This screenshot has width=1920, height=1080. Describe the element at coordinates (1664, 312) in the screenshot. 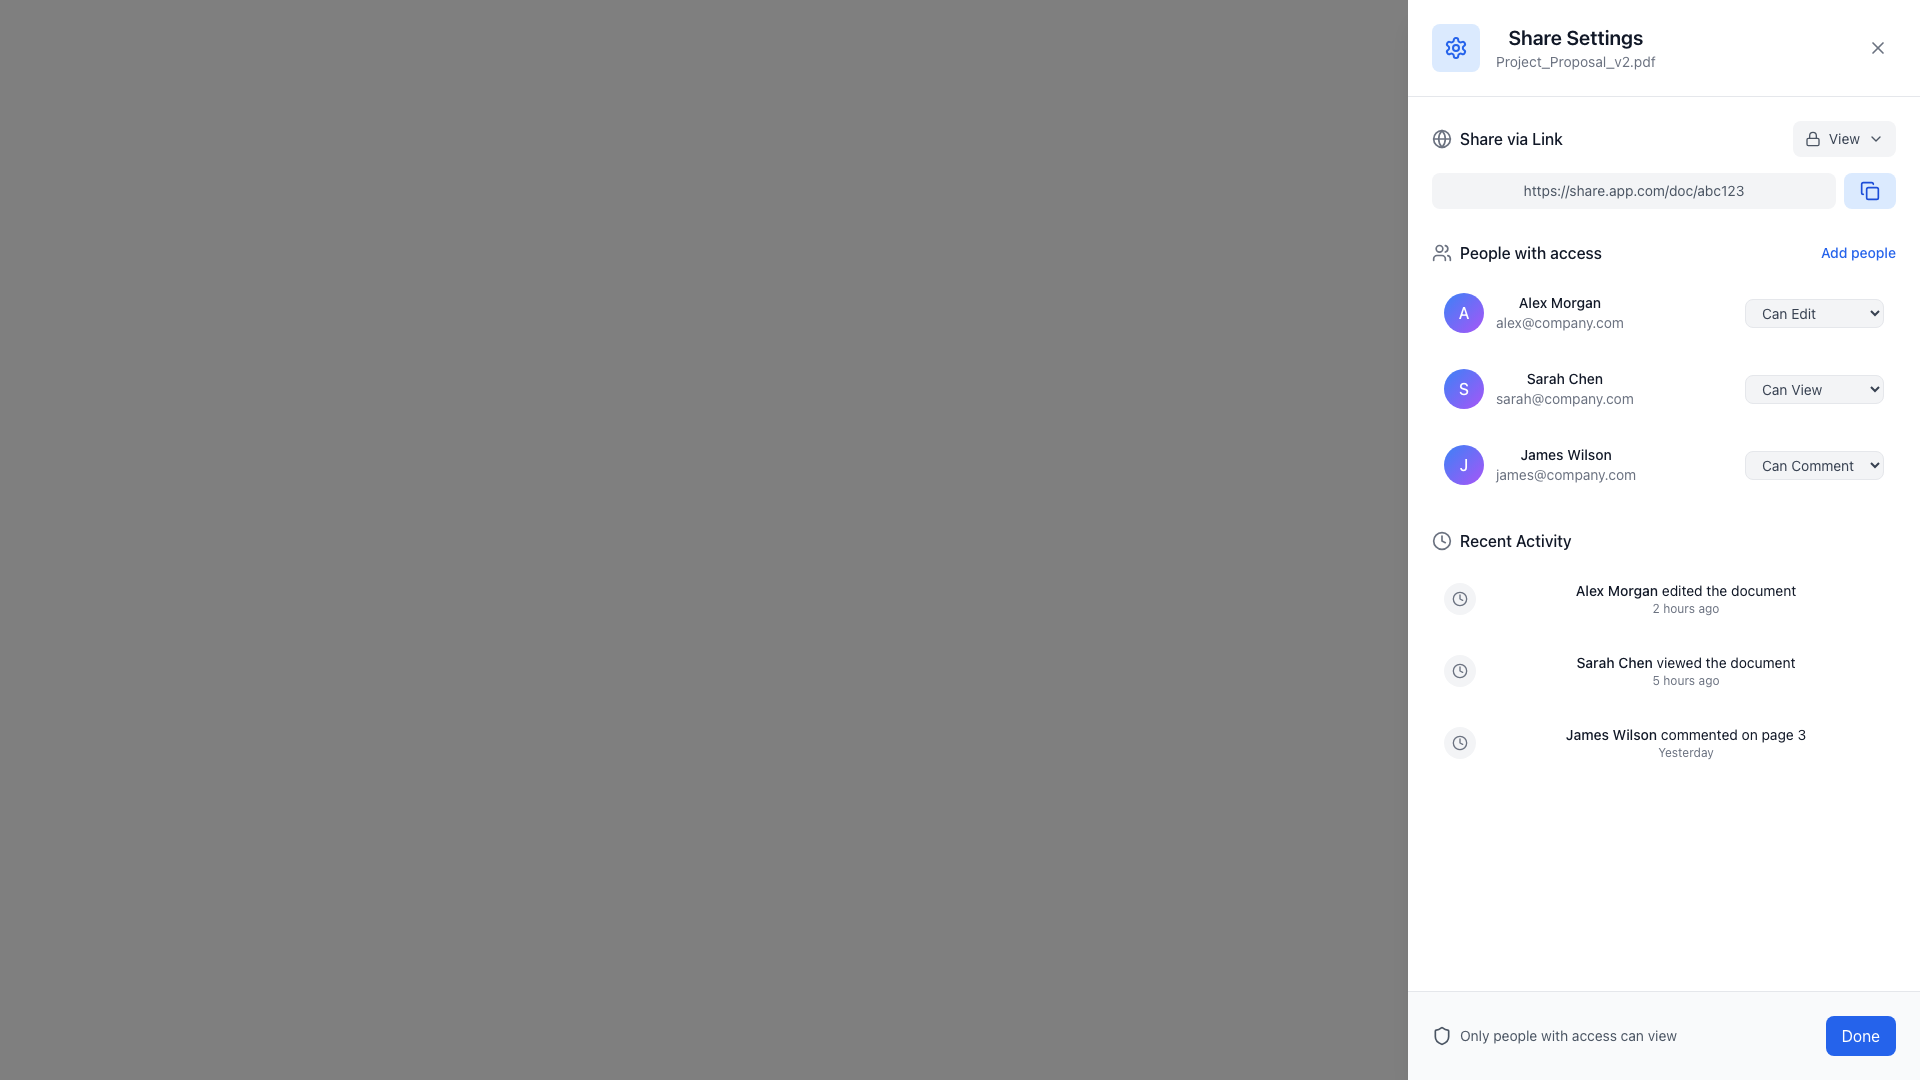

I see `the dropdown menu of the user details component for 'Alex Morgan' to change permissions` at that location.